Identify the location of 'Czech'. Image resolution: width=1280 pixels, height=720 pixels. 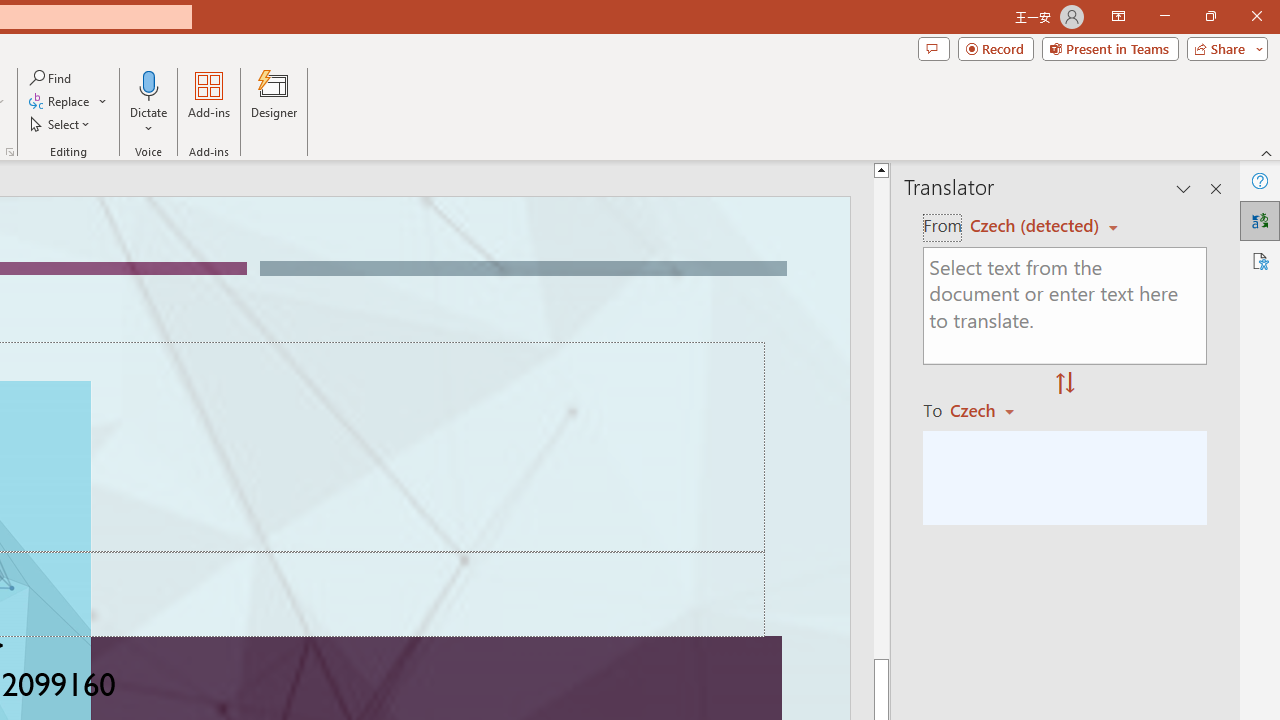
(991, 409).